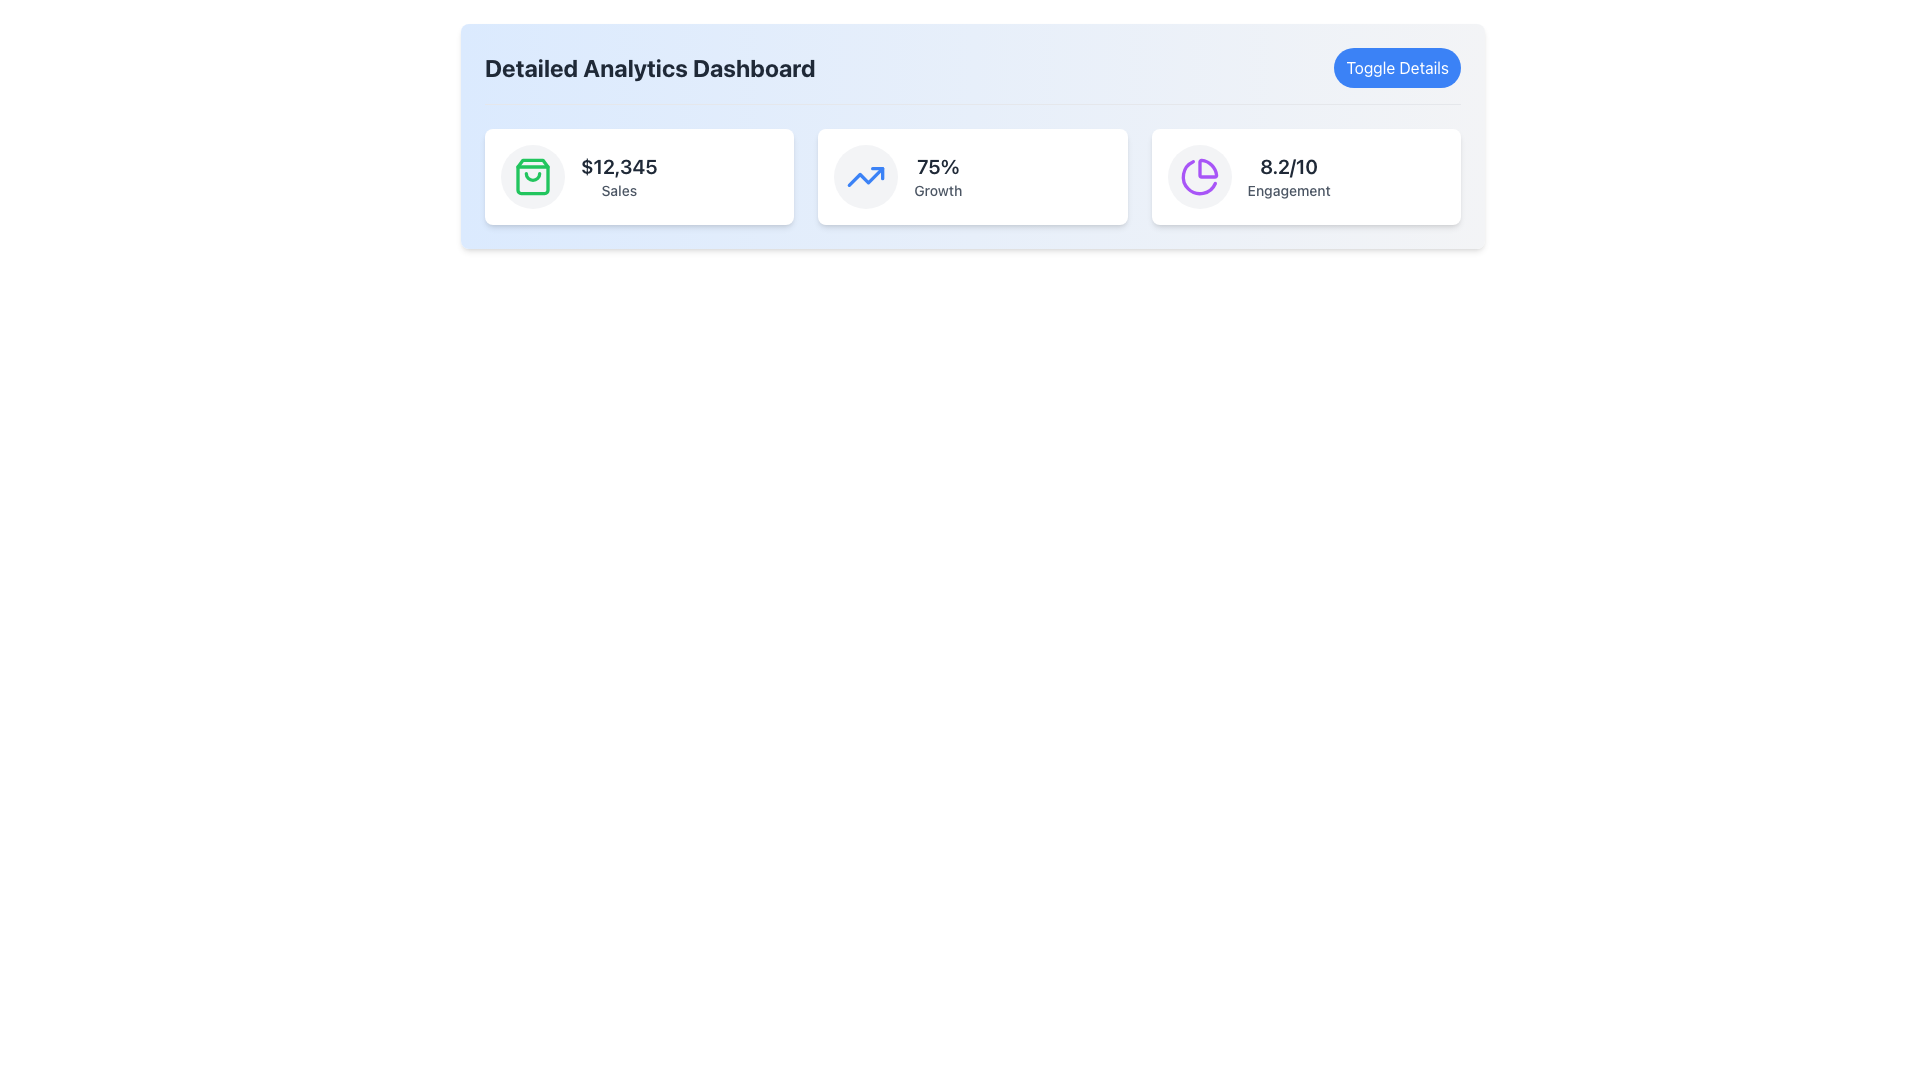 The image size is (1920, 1080). Describe the element at coordinates (937, 165) in the screenshot. I see `the large, bold, dark blue text label displaying '75%' located at the top center of the second card in a row of three cards on the analytics dashboard` at that location.